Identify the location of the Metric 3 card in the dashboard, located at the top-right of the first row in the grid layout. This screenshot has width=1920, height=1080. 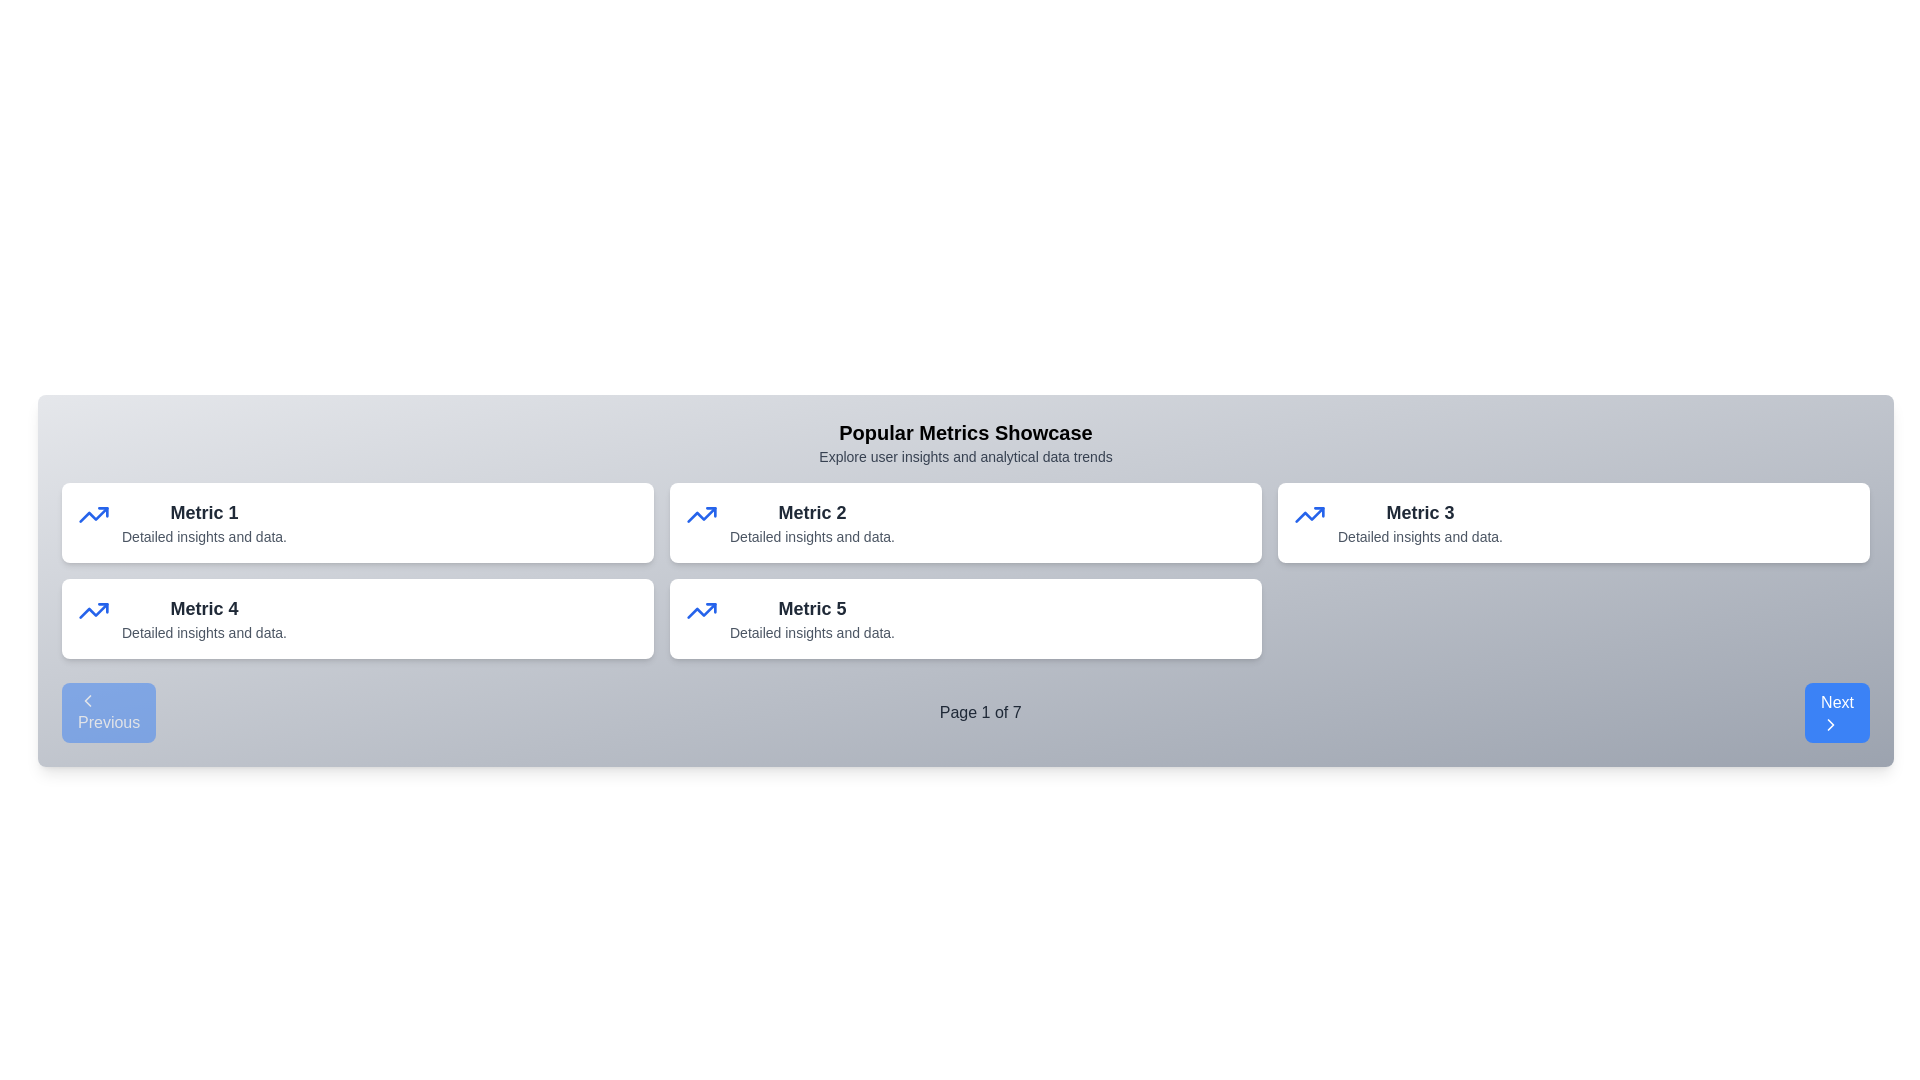
(1573, 522).